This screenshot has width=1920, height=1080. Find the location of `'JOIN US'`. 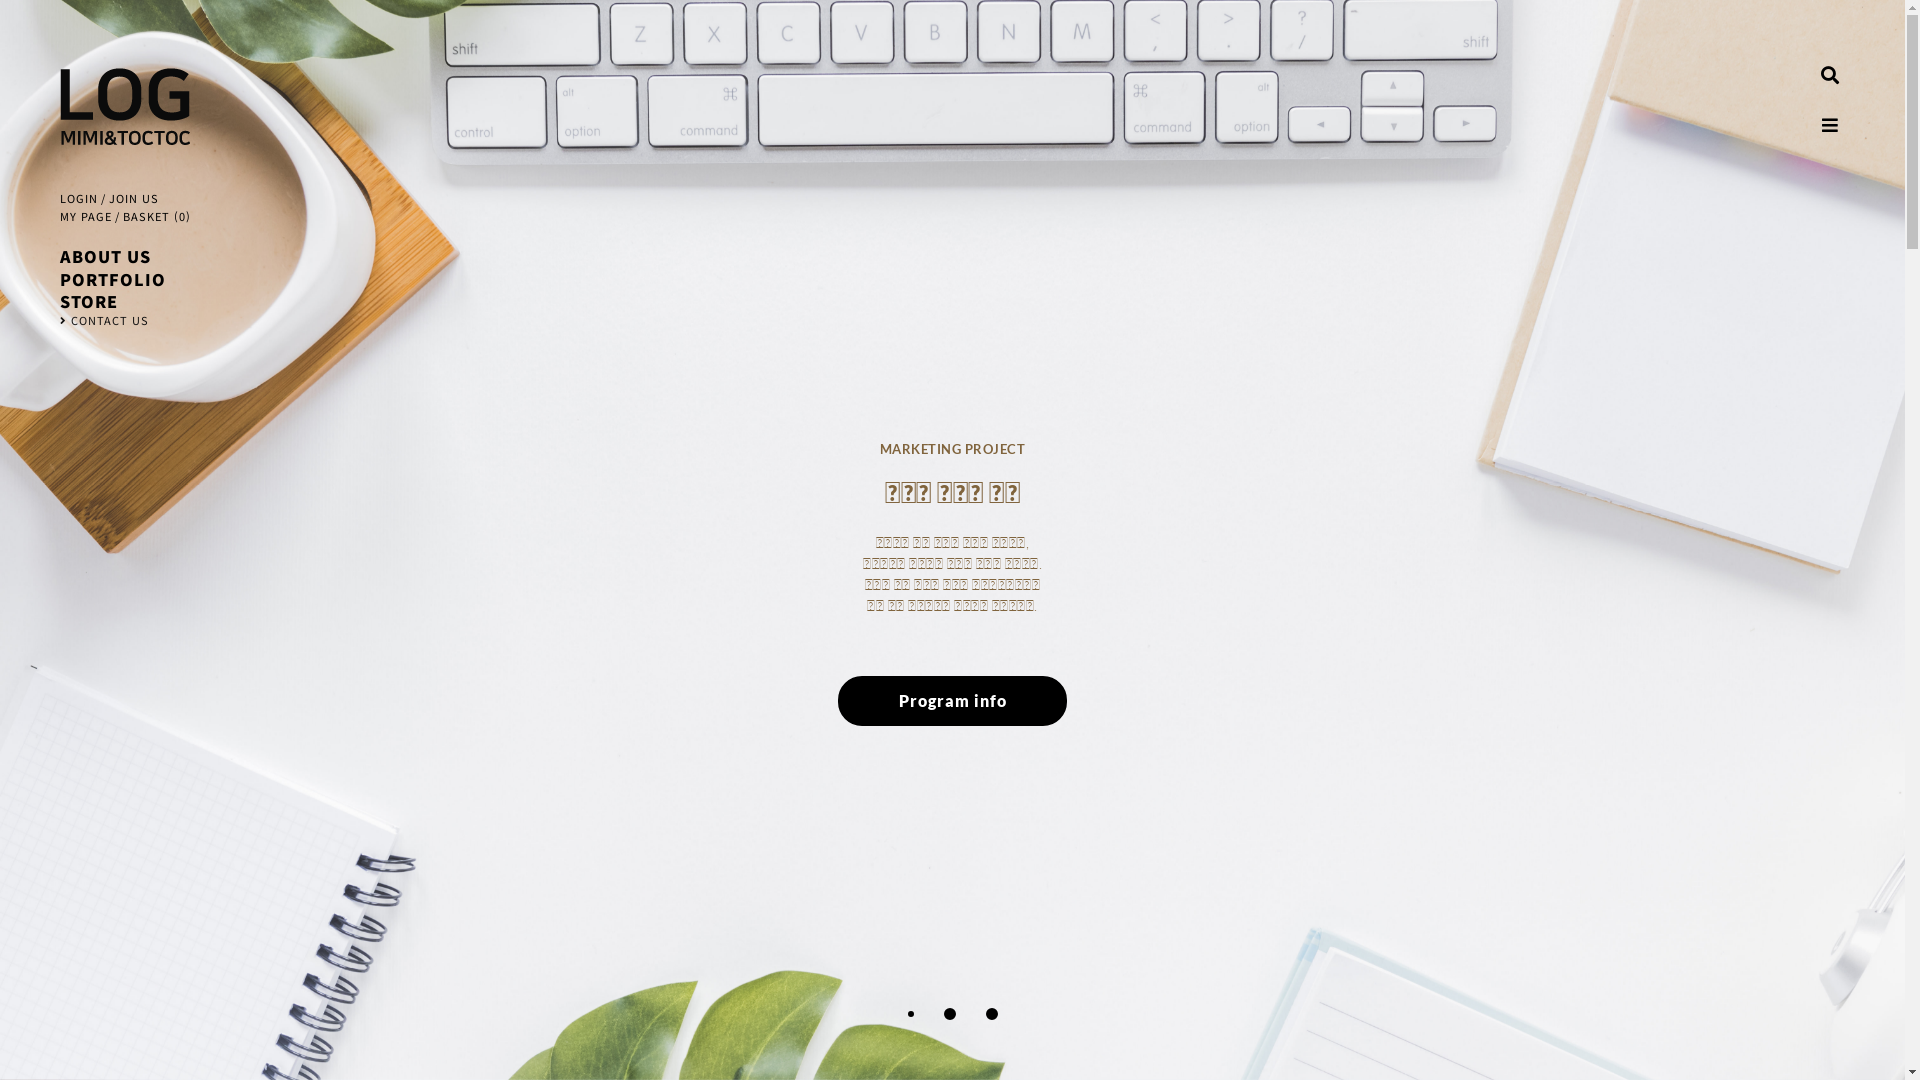

'JOIN US' is located at coordinates (108, 199).